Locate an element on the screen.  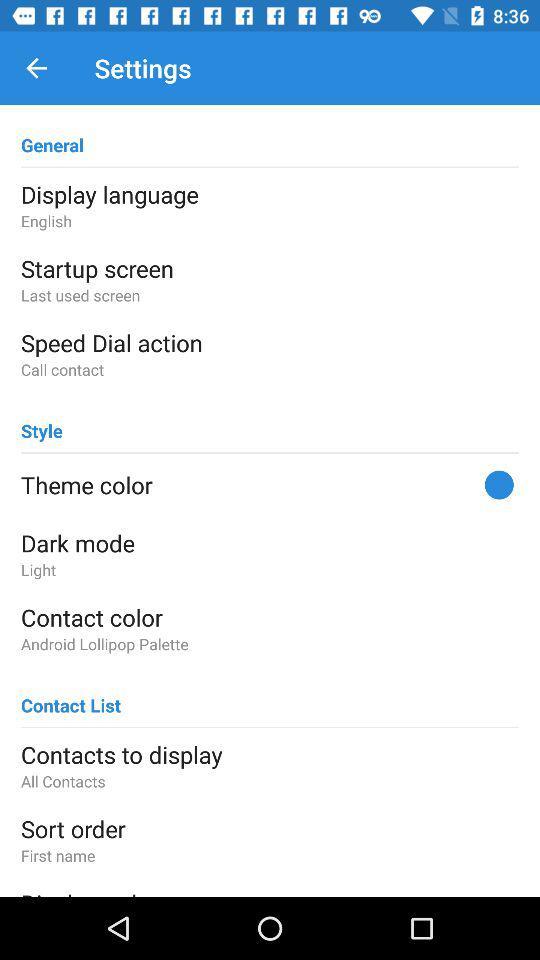
item above call contact icon is located at coordinates (270, 342).